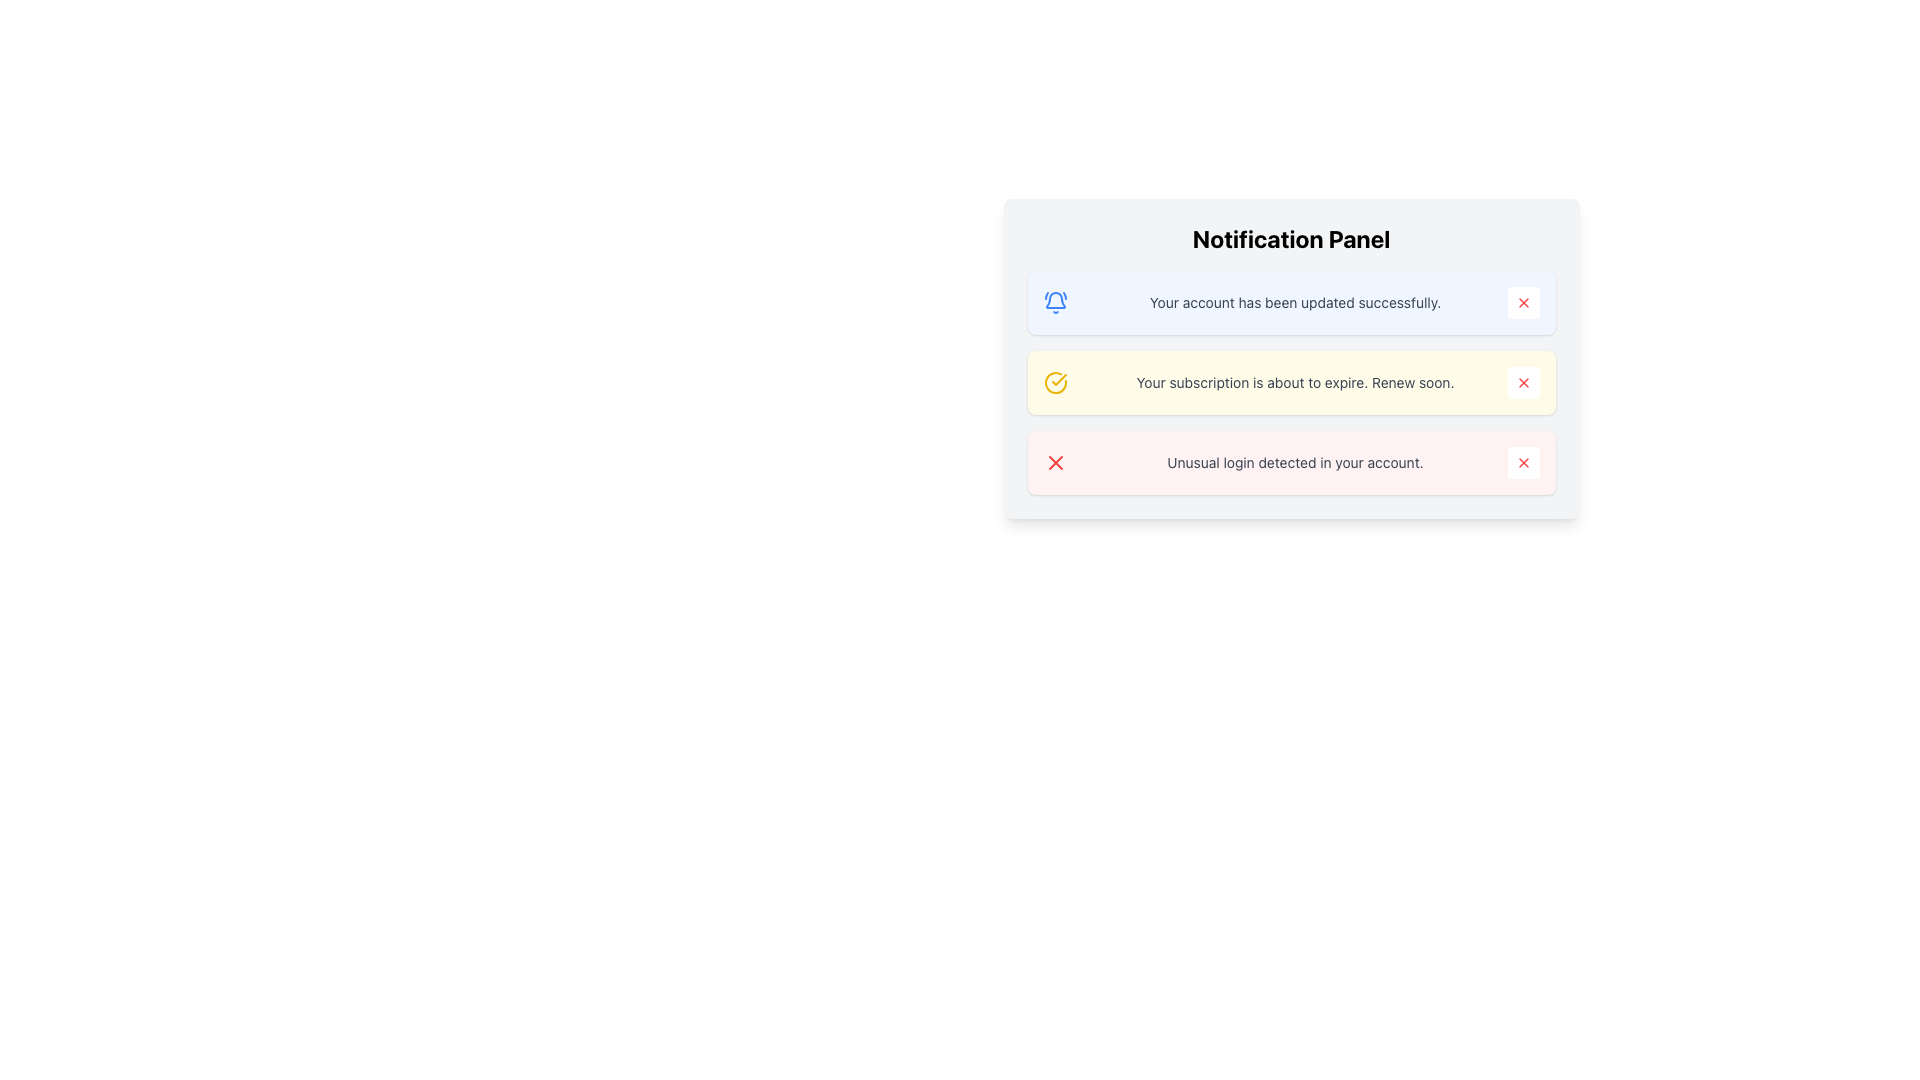 The image size is (1920, 1080). What do you see at coordinates (1054, 303) in the screenshot?
I see `the decorative bell icon located on the leftmost side of the notification box that indicates the message 'Your account has been updated successfully.'` at bounding box center [1054, 303].